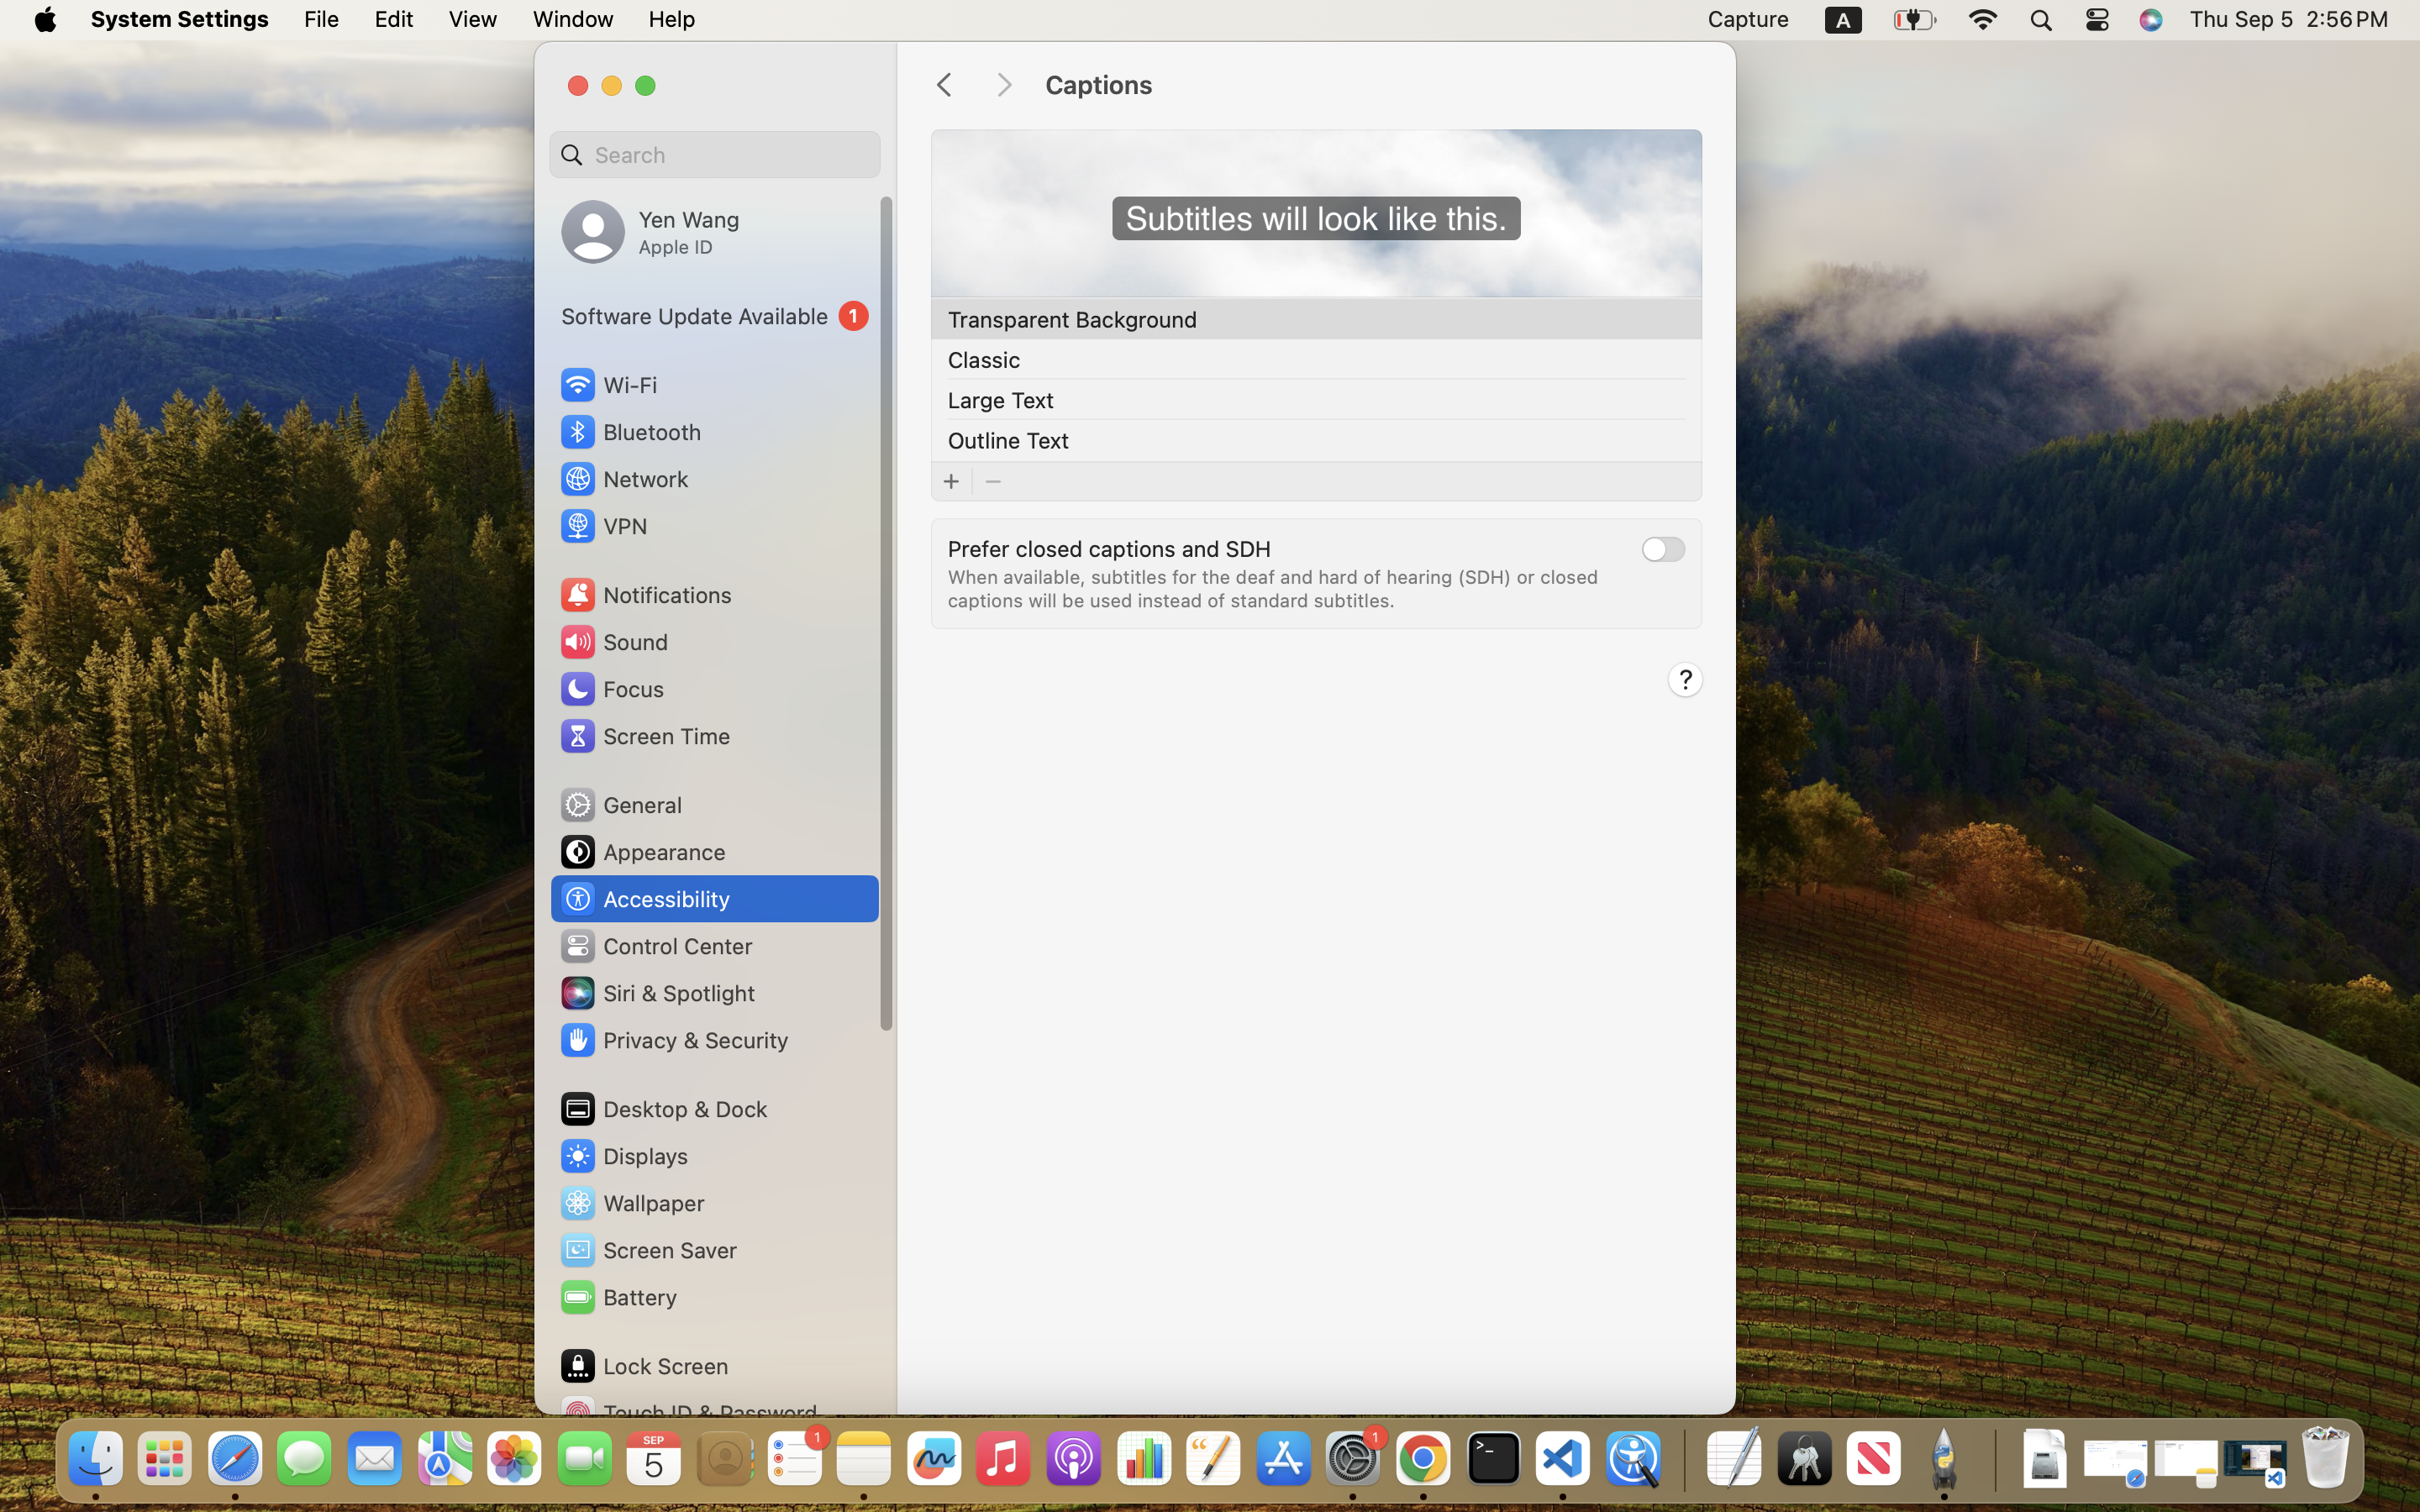  Describe the element at coordinates (607, 383) in the screenshot. I see `'Wi‑Fi'` at that location.